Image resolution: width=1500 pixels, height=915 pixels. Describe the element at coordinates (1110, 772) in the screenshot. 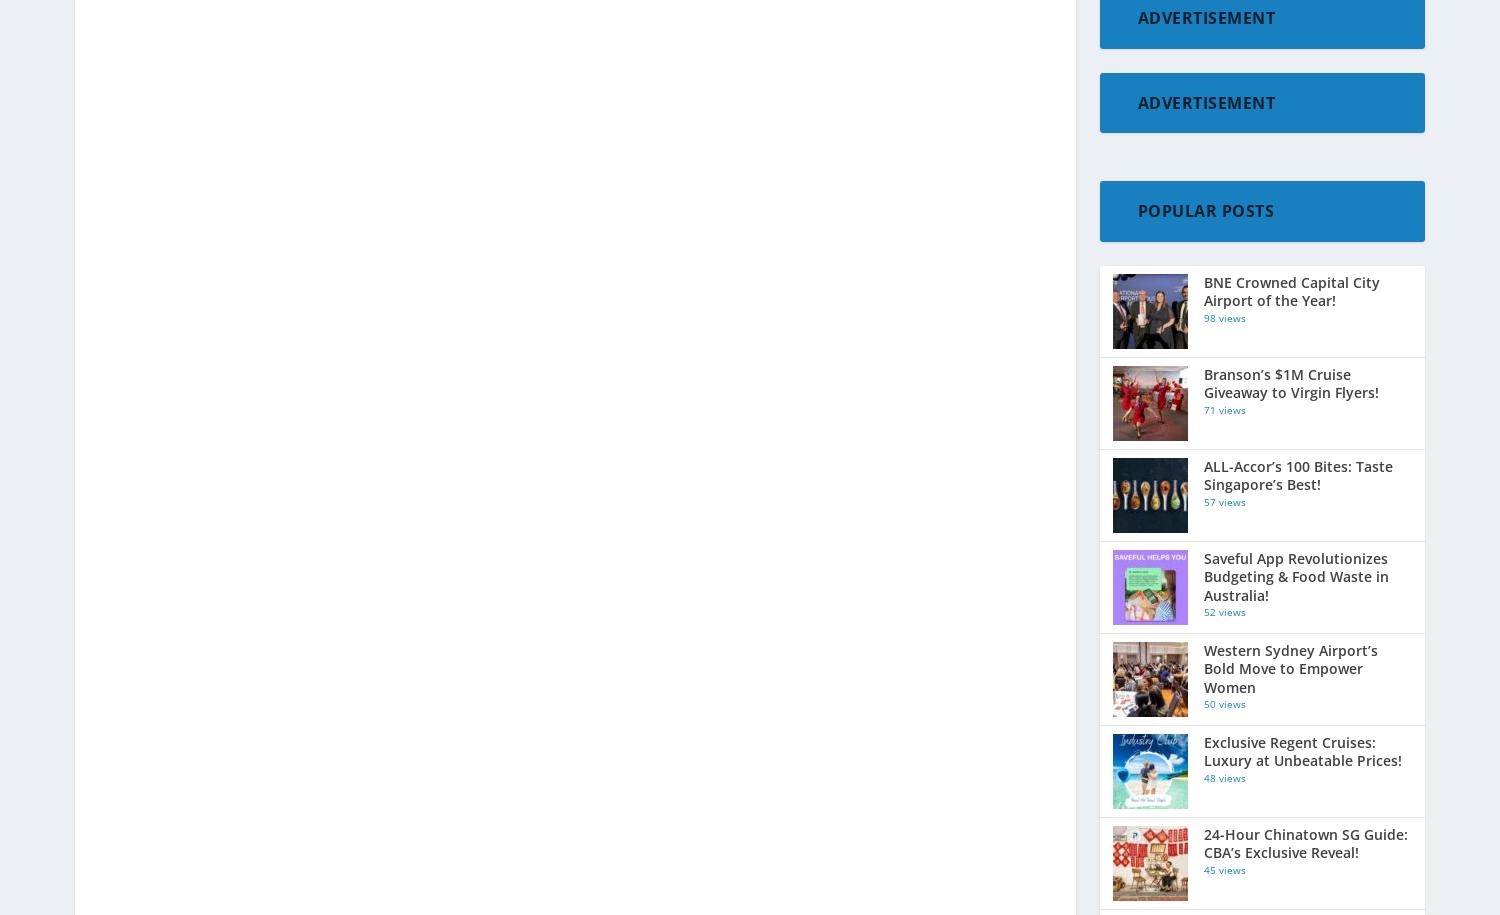

I see `'Nevada'` at that location.